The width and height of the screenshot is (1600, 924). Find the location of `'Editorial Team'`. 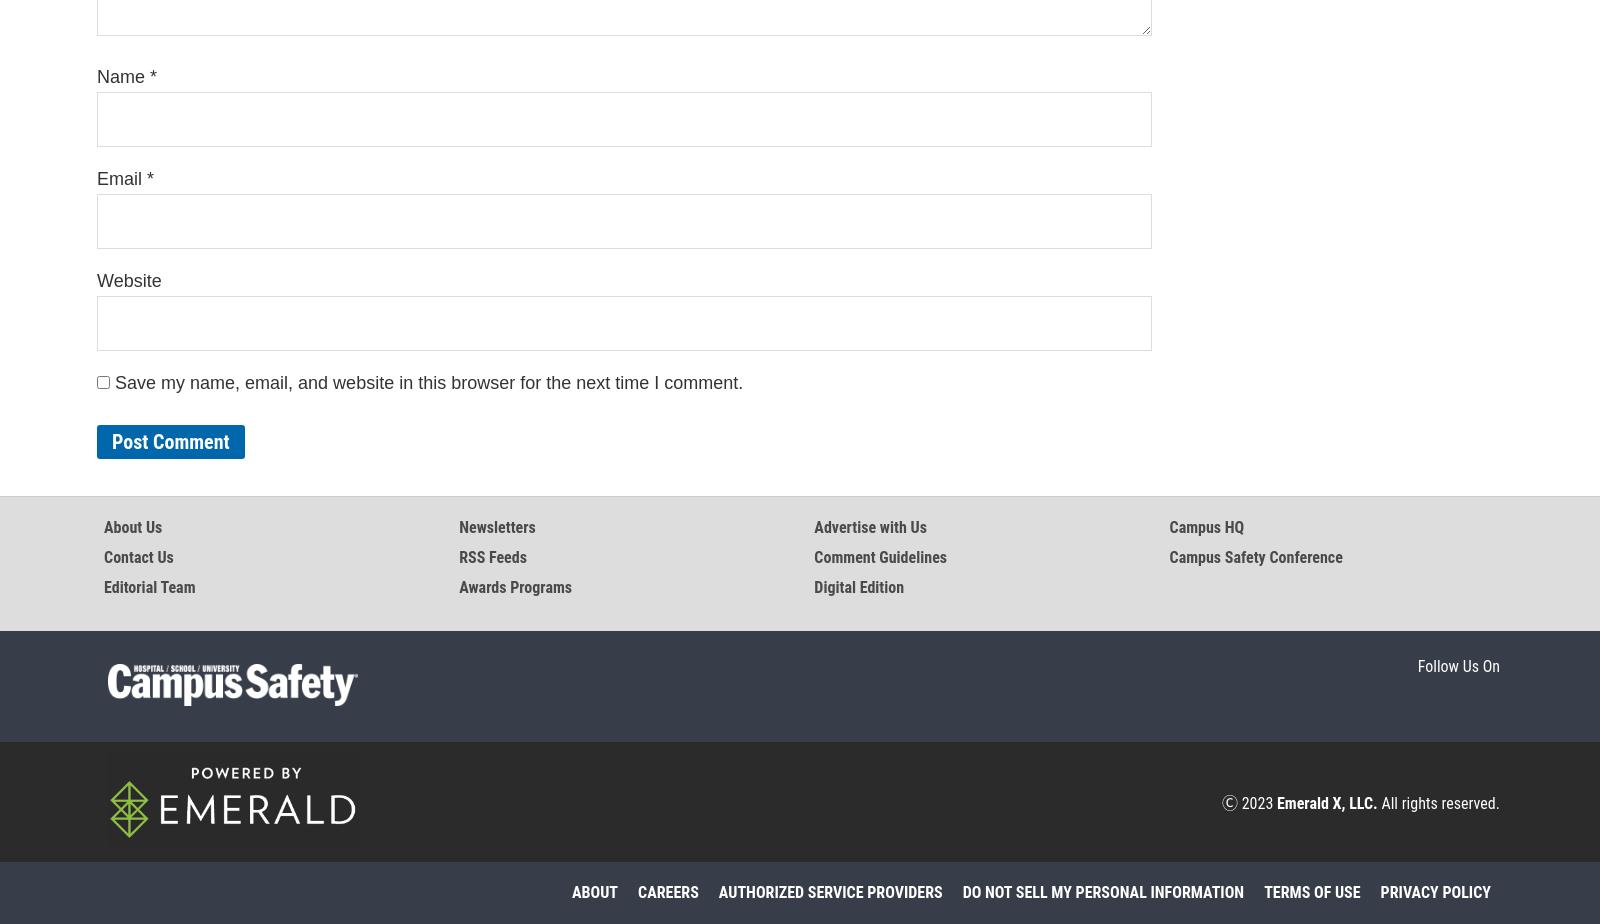

'Editorial Team' is located at coordinates (148, 587).